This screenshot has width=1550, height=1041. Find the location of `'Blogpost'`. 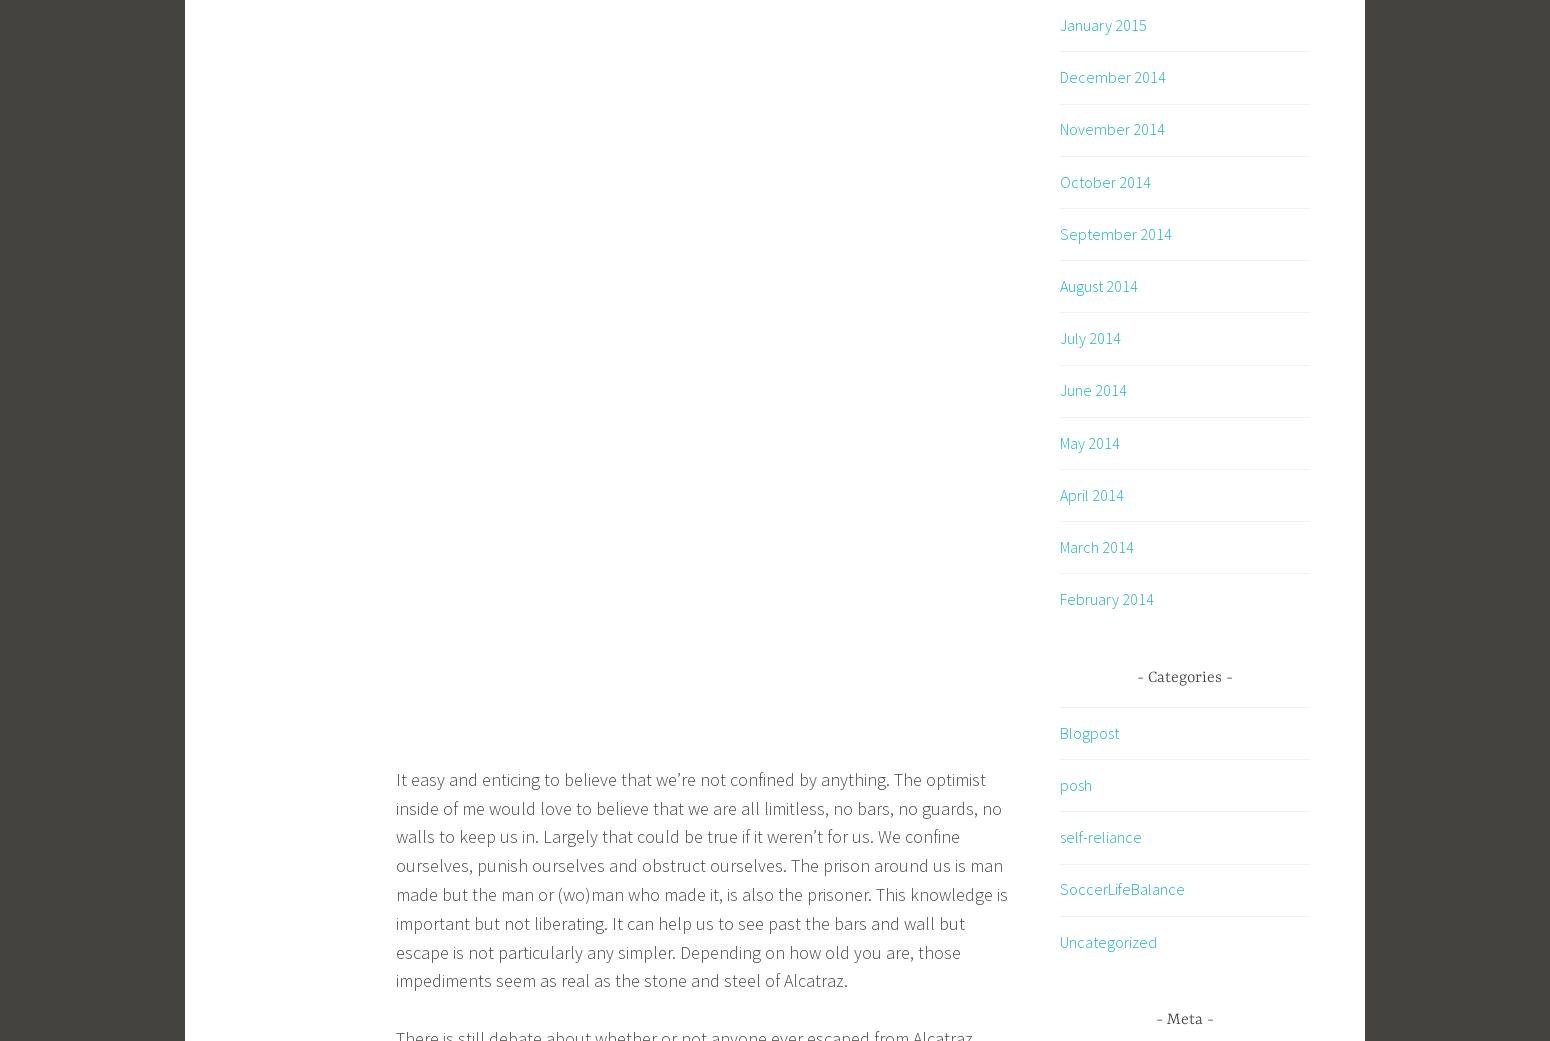

'Blogpost' is located at coordinates (1088, 732).